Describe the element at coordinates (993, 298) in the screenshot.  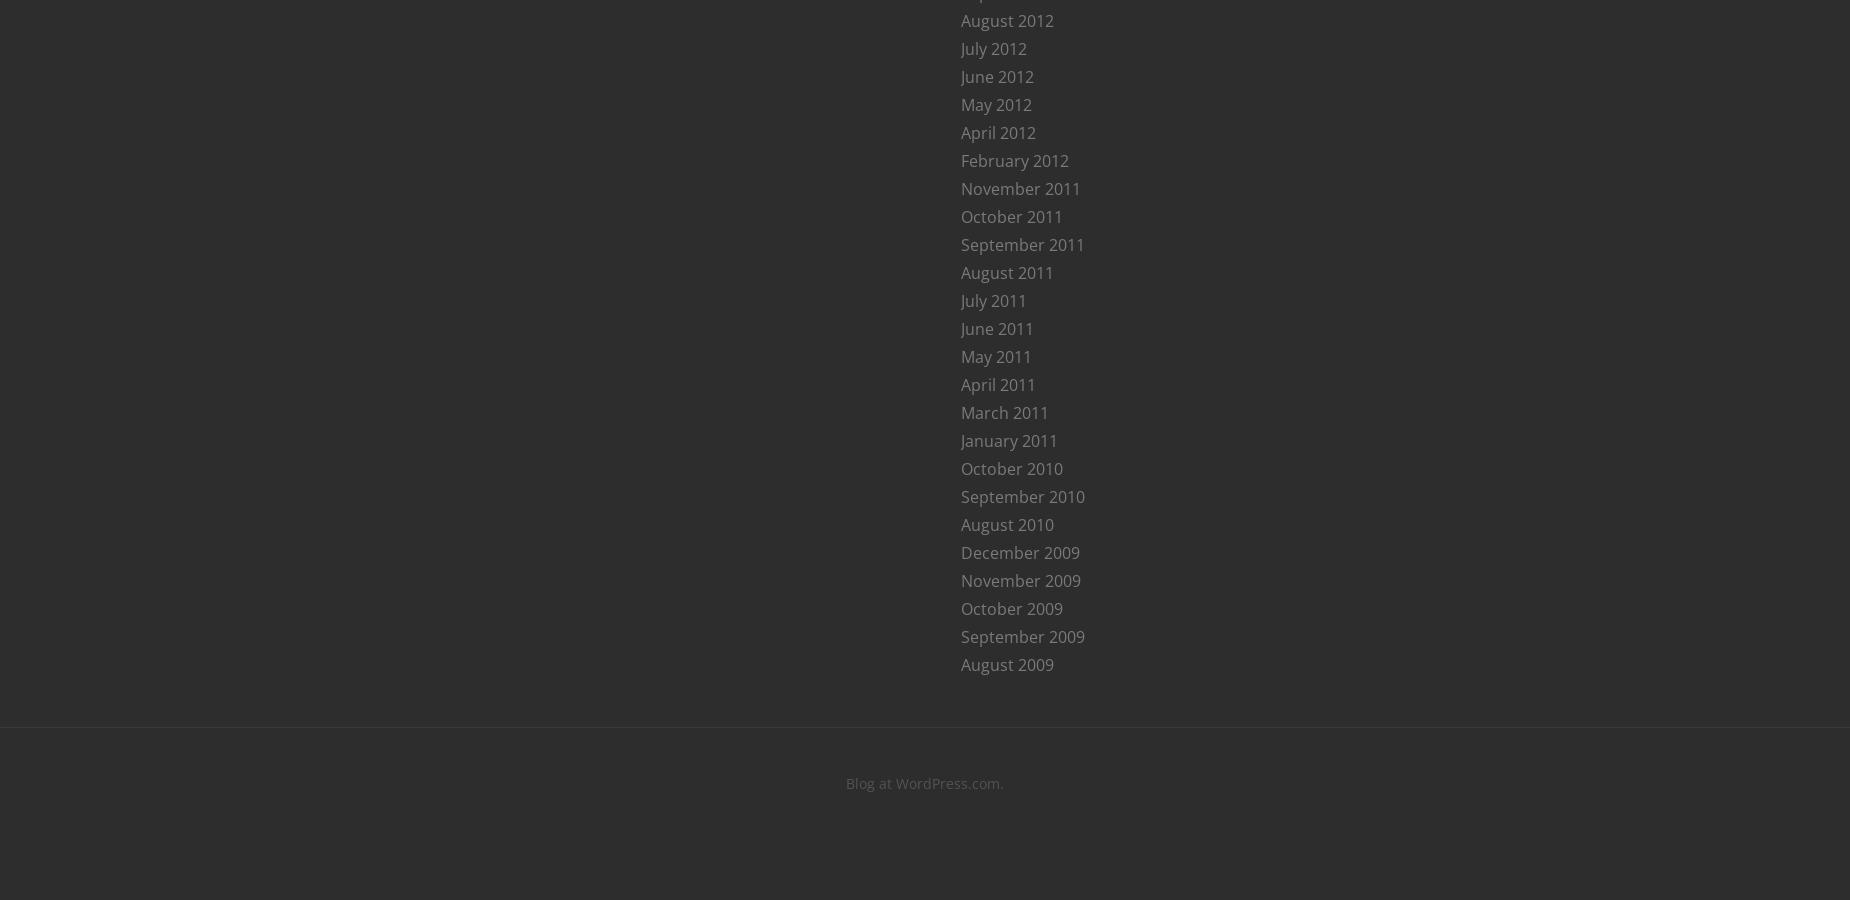
I see `'July 2011'` at that location.